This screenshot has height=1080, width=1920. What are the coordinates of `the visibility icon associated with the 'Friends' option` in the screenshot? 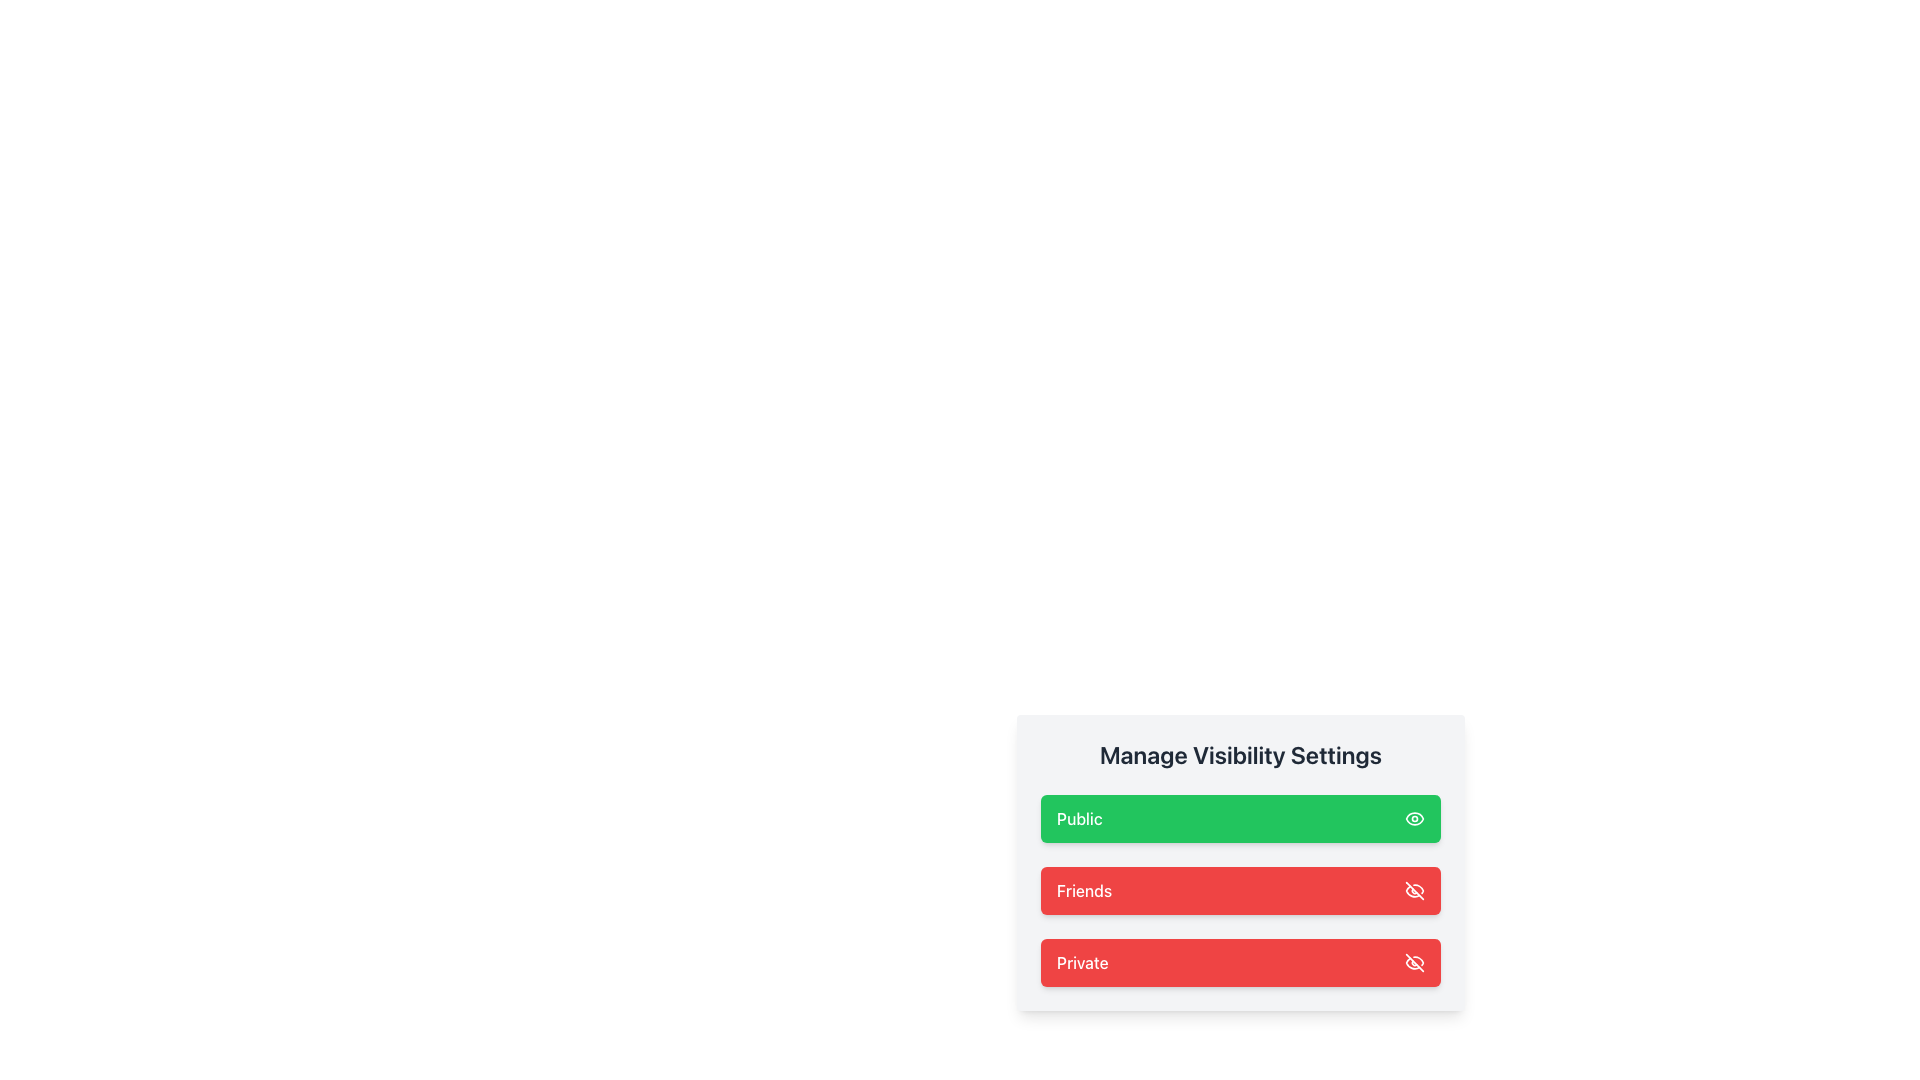 It's located at (1414, 890).